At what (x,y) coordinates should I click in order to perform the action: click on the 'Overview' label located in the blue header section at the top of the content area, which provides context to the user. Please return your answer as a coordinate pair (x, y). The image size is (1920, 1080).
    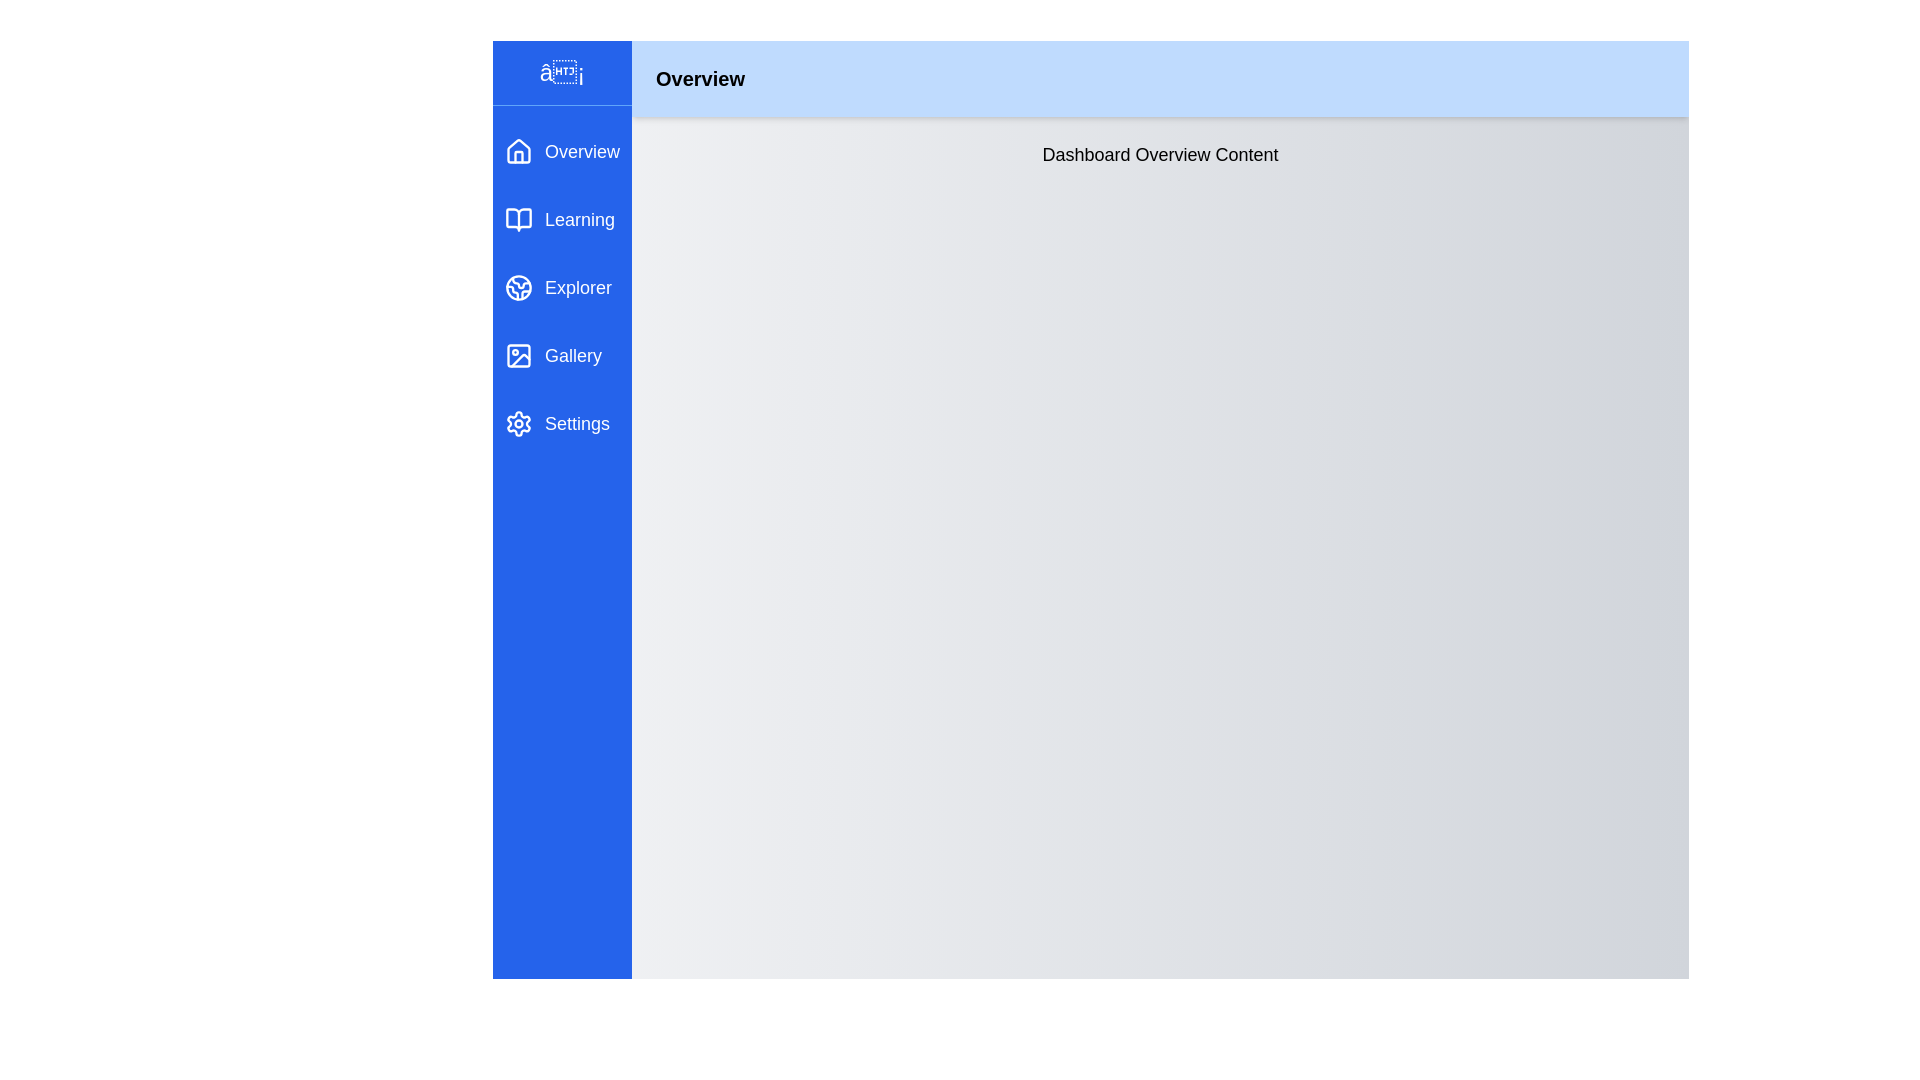
    Looking at the image, I should click on (700, 77).